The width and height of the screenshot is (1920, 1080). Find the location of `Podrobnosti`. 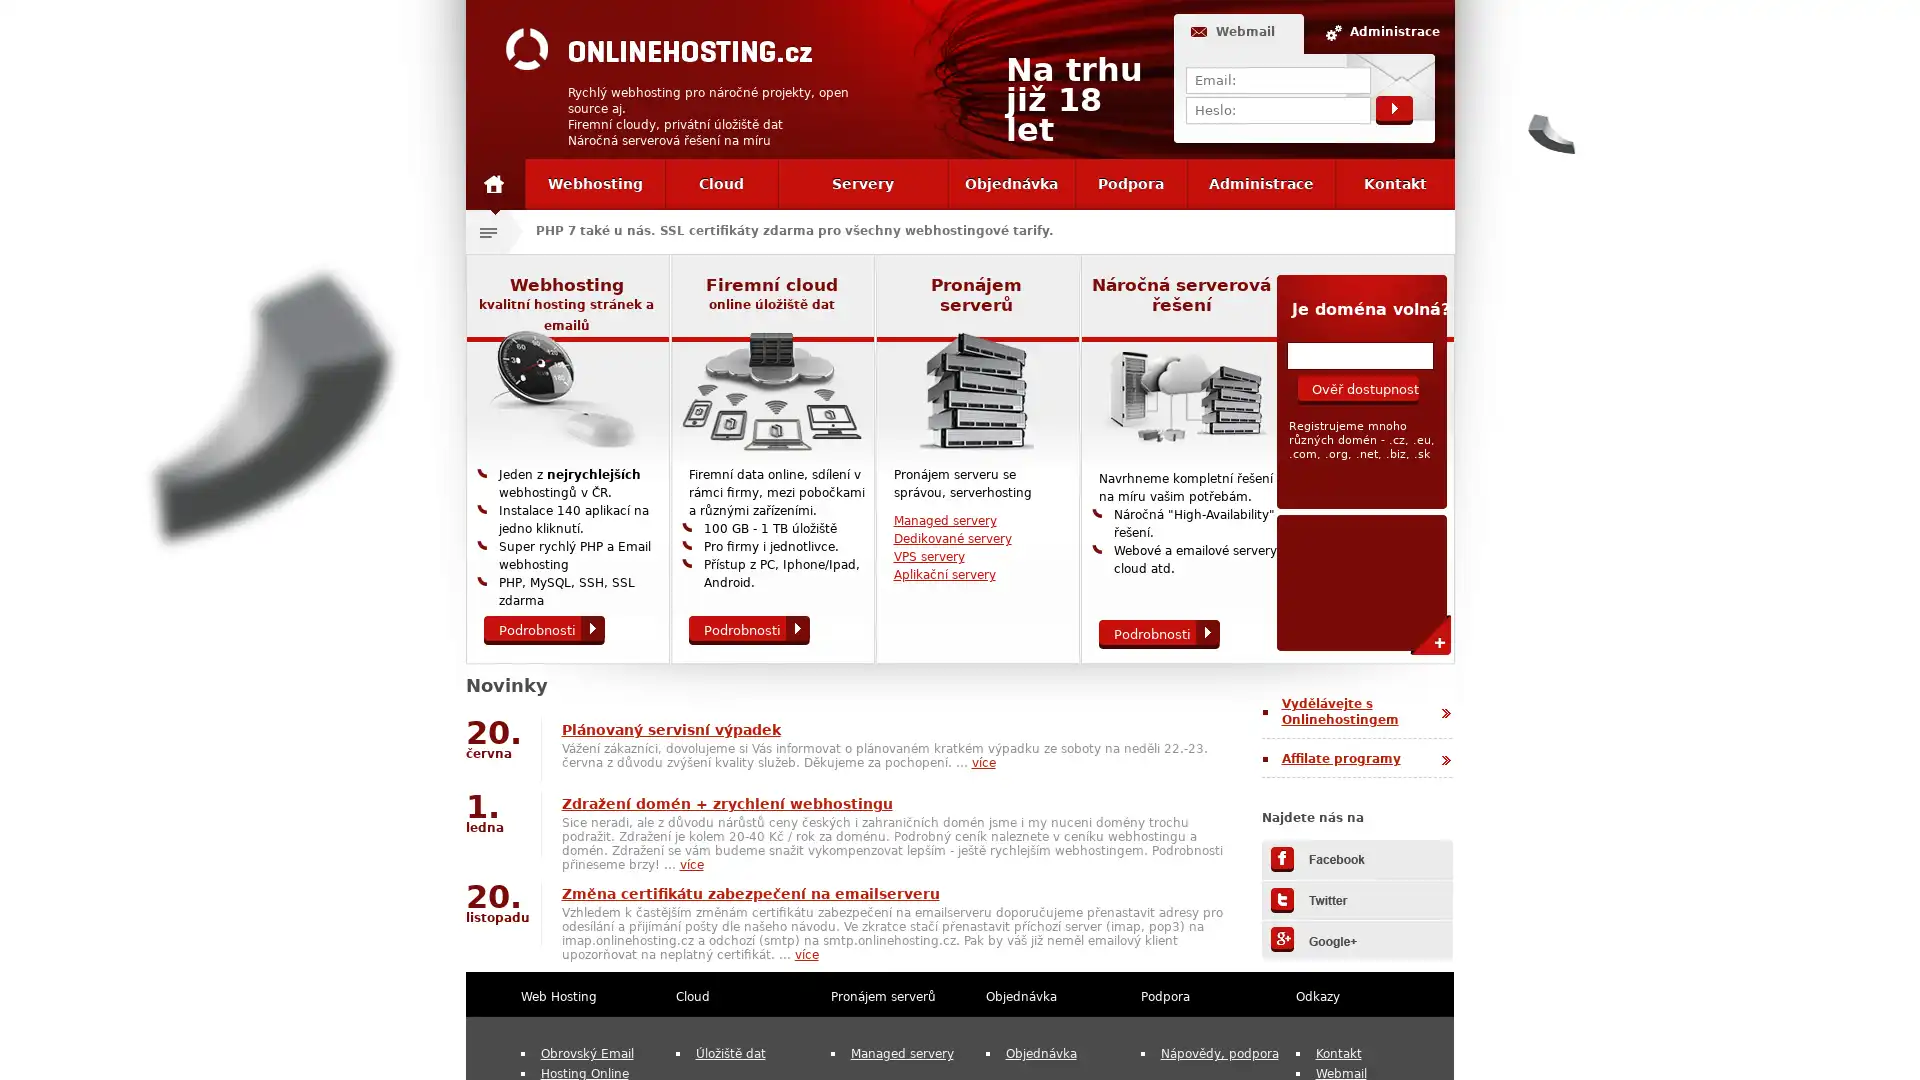

Podrobnosti is located at coordinates (543, 630).